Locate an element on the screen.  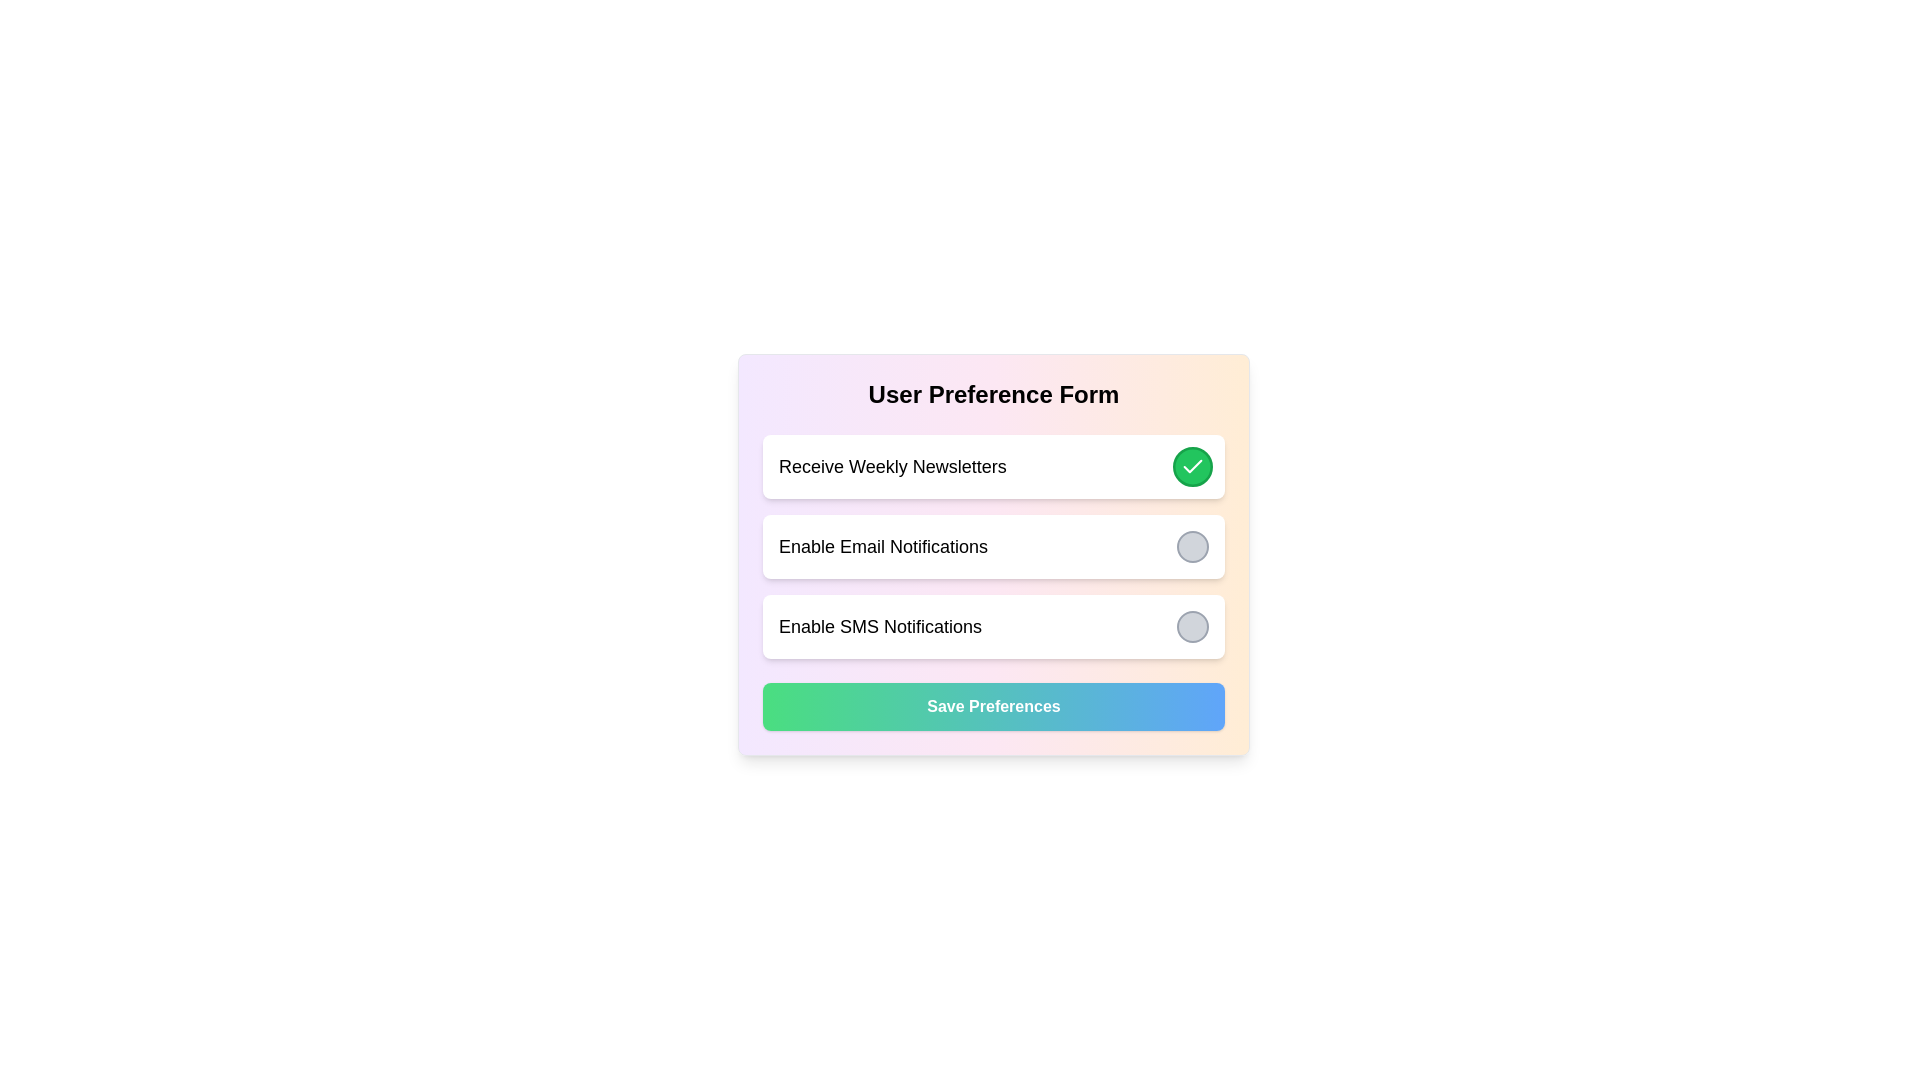
the text label that says 'Enable Email Notifications,' which is styled prominently within a white rectangular section. This label is the second option in a list of user preferences, located to the left of a circular toggle button is located at coordinates (882, 547).